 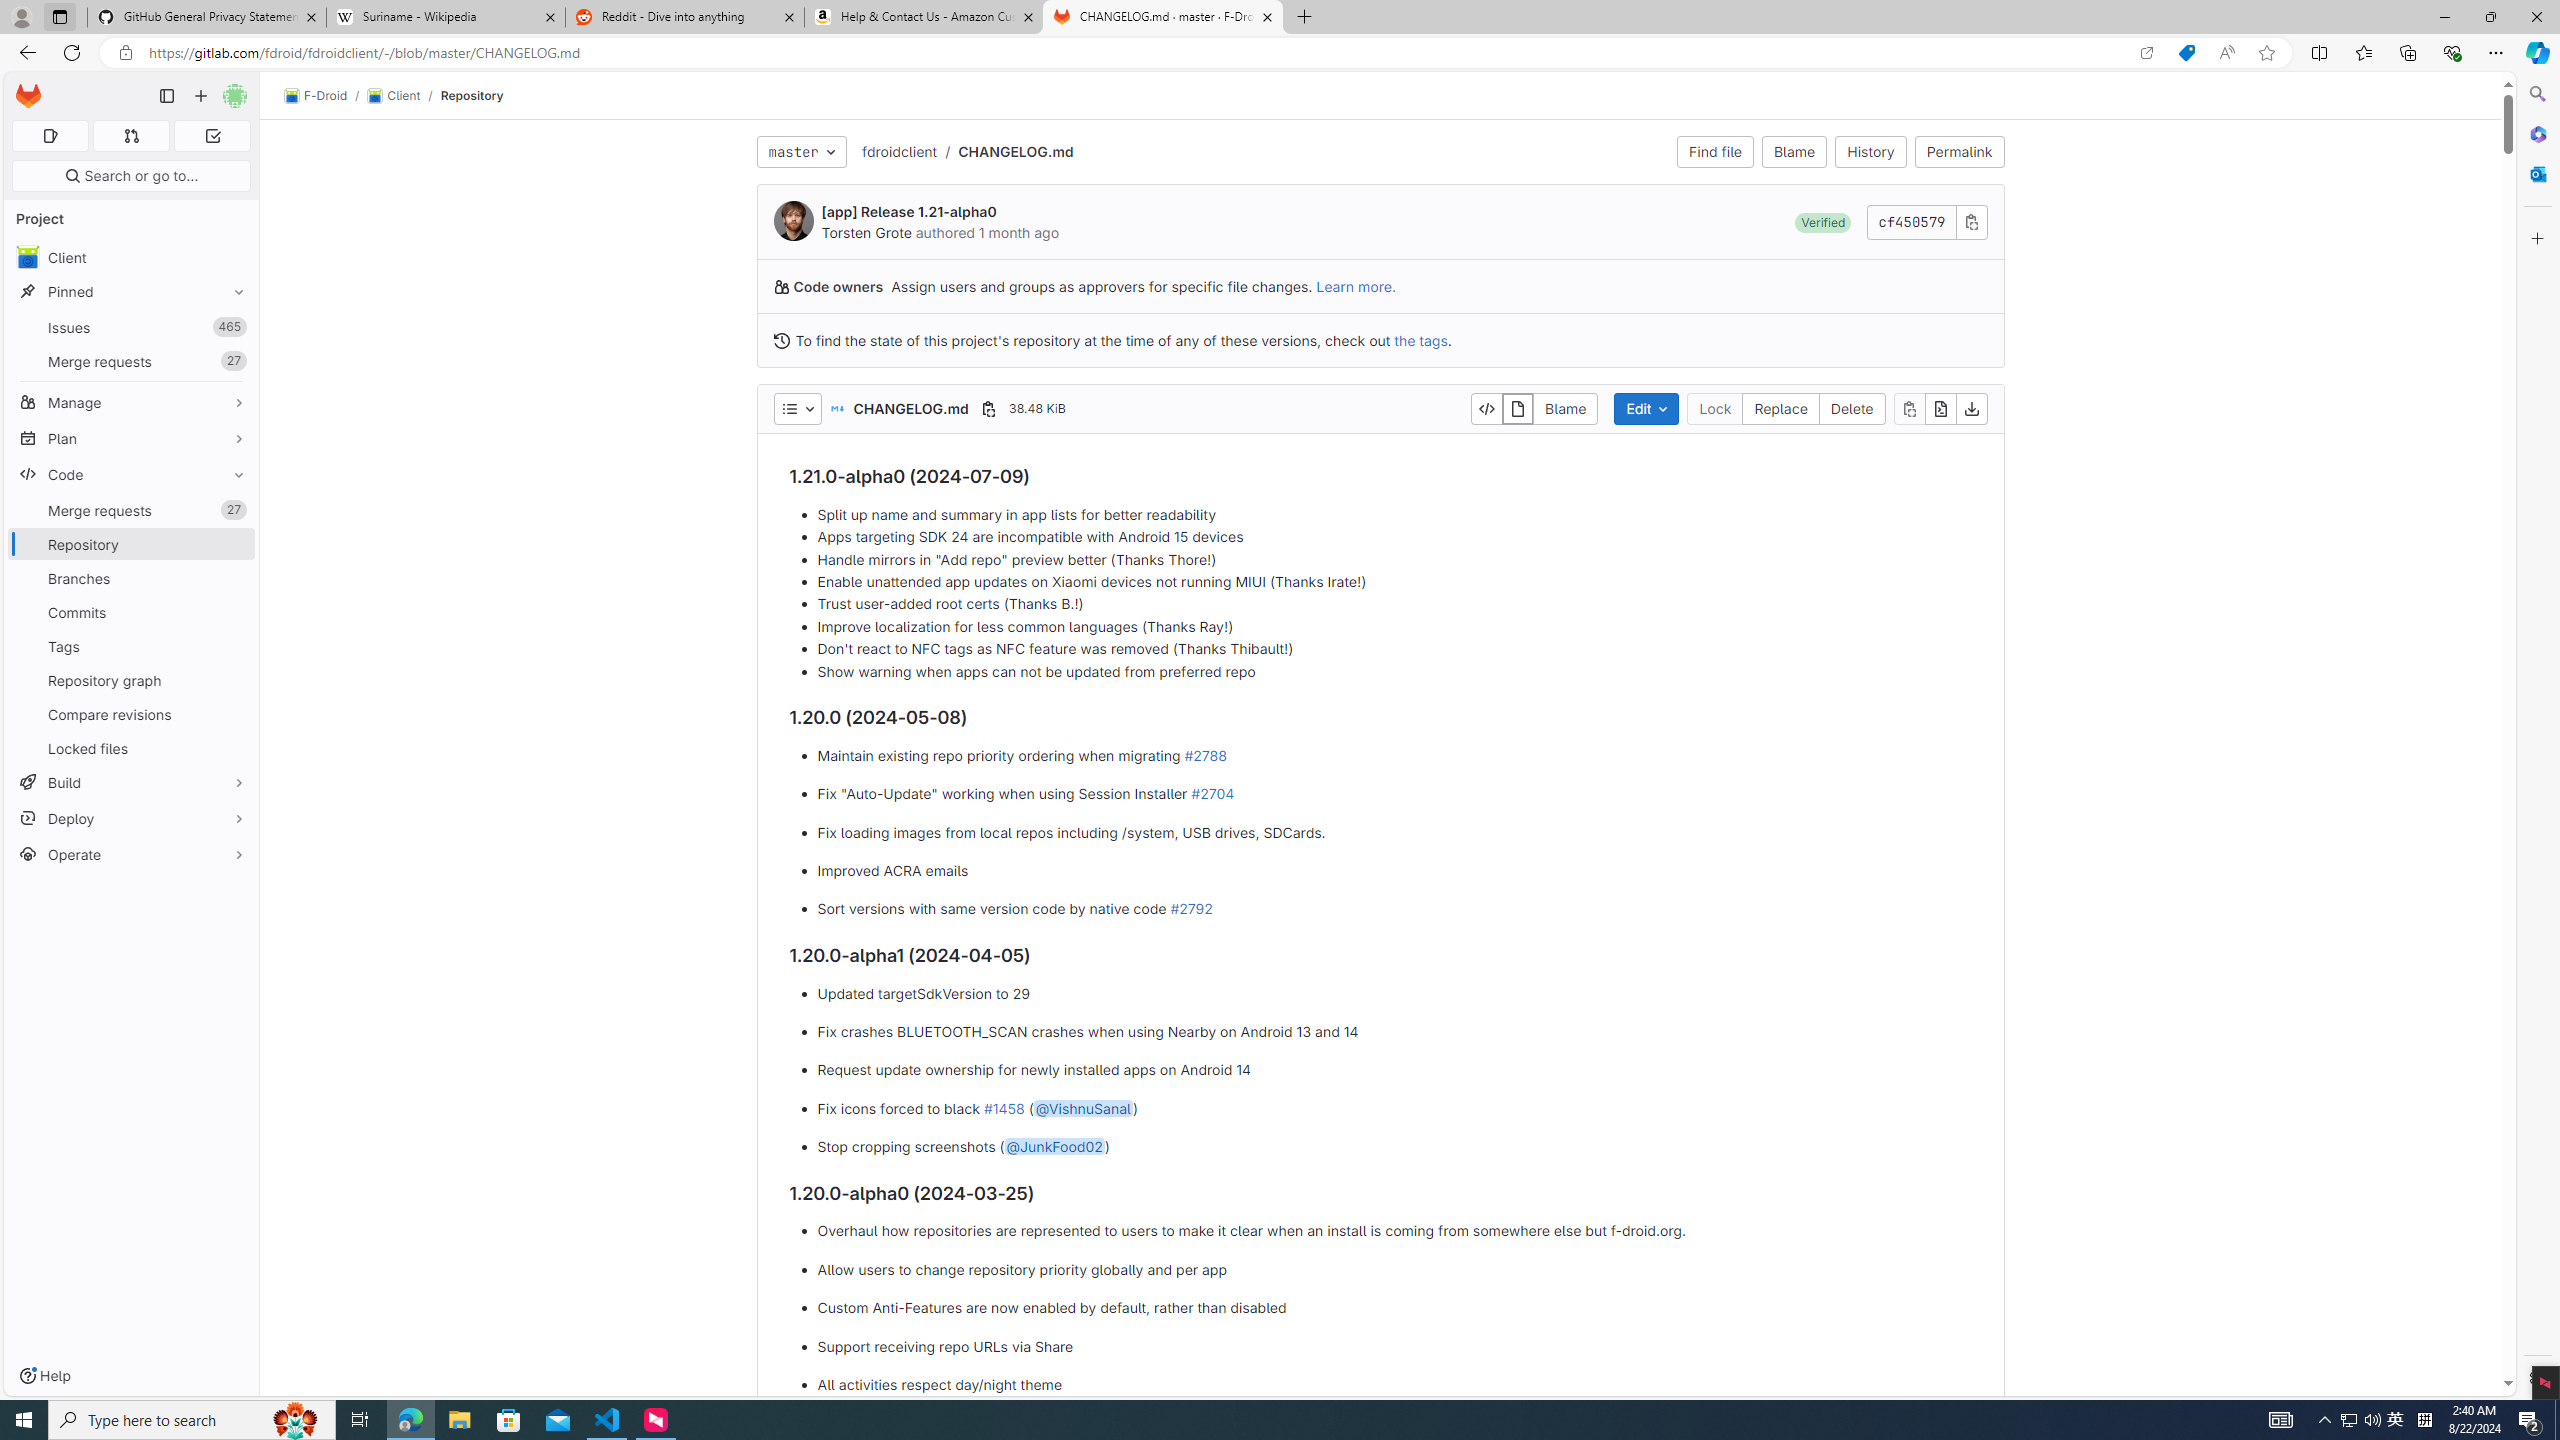 I want to click on 'Build', so click(x=130, y=781).